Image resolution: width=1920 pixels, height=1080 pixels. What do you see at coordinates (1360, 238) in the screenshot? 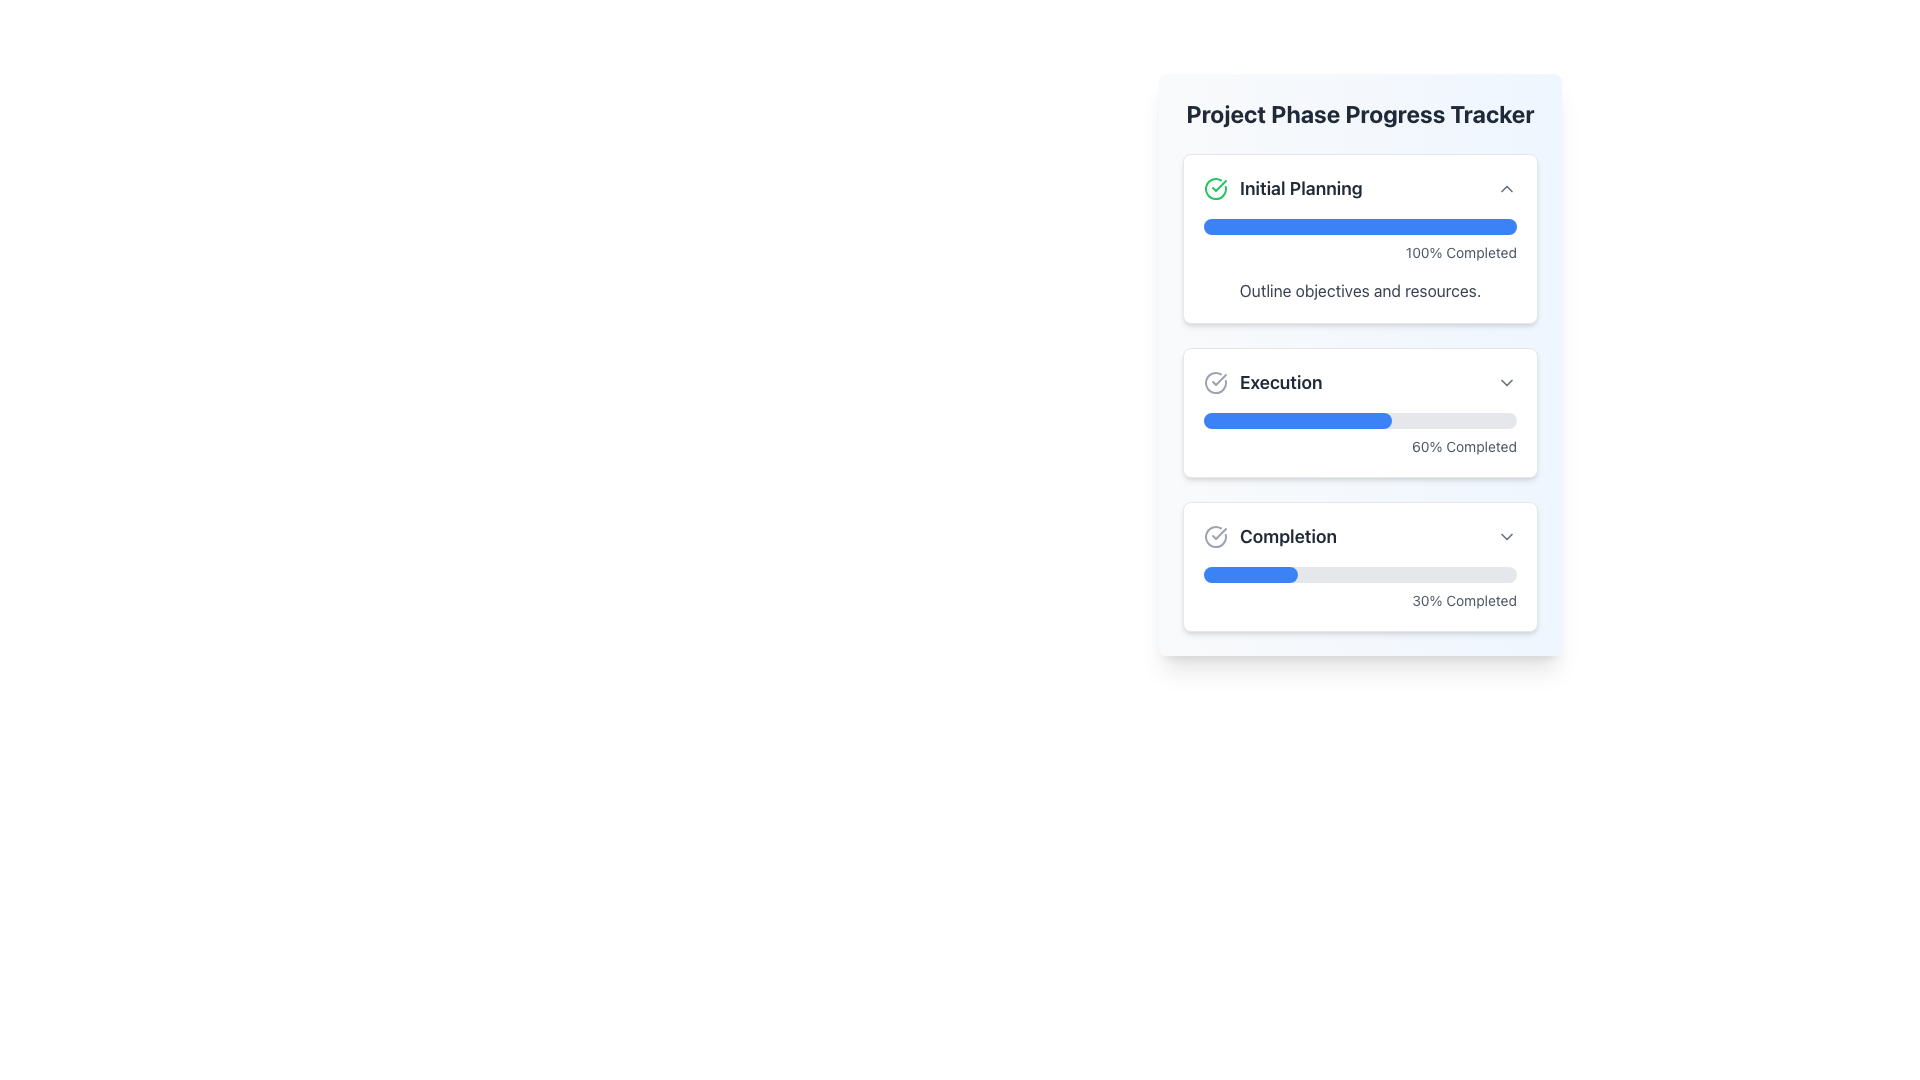
I see `the Informative Panel titled 'Initial Planning' to visualize the progress indicated by the blue progress bar showing '100% Completed'` at bounding box center [1360, 238].